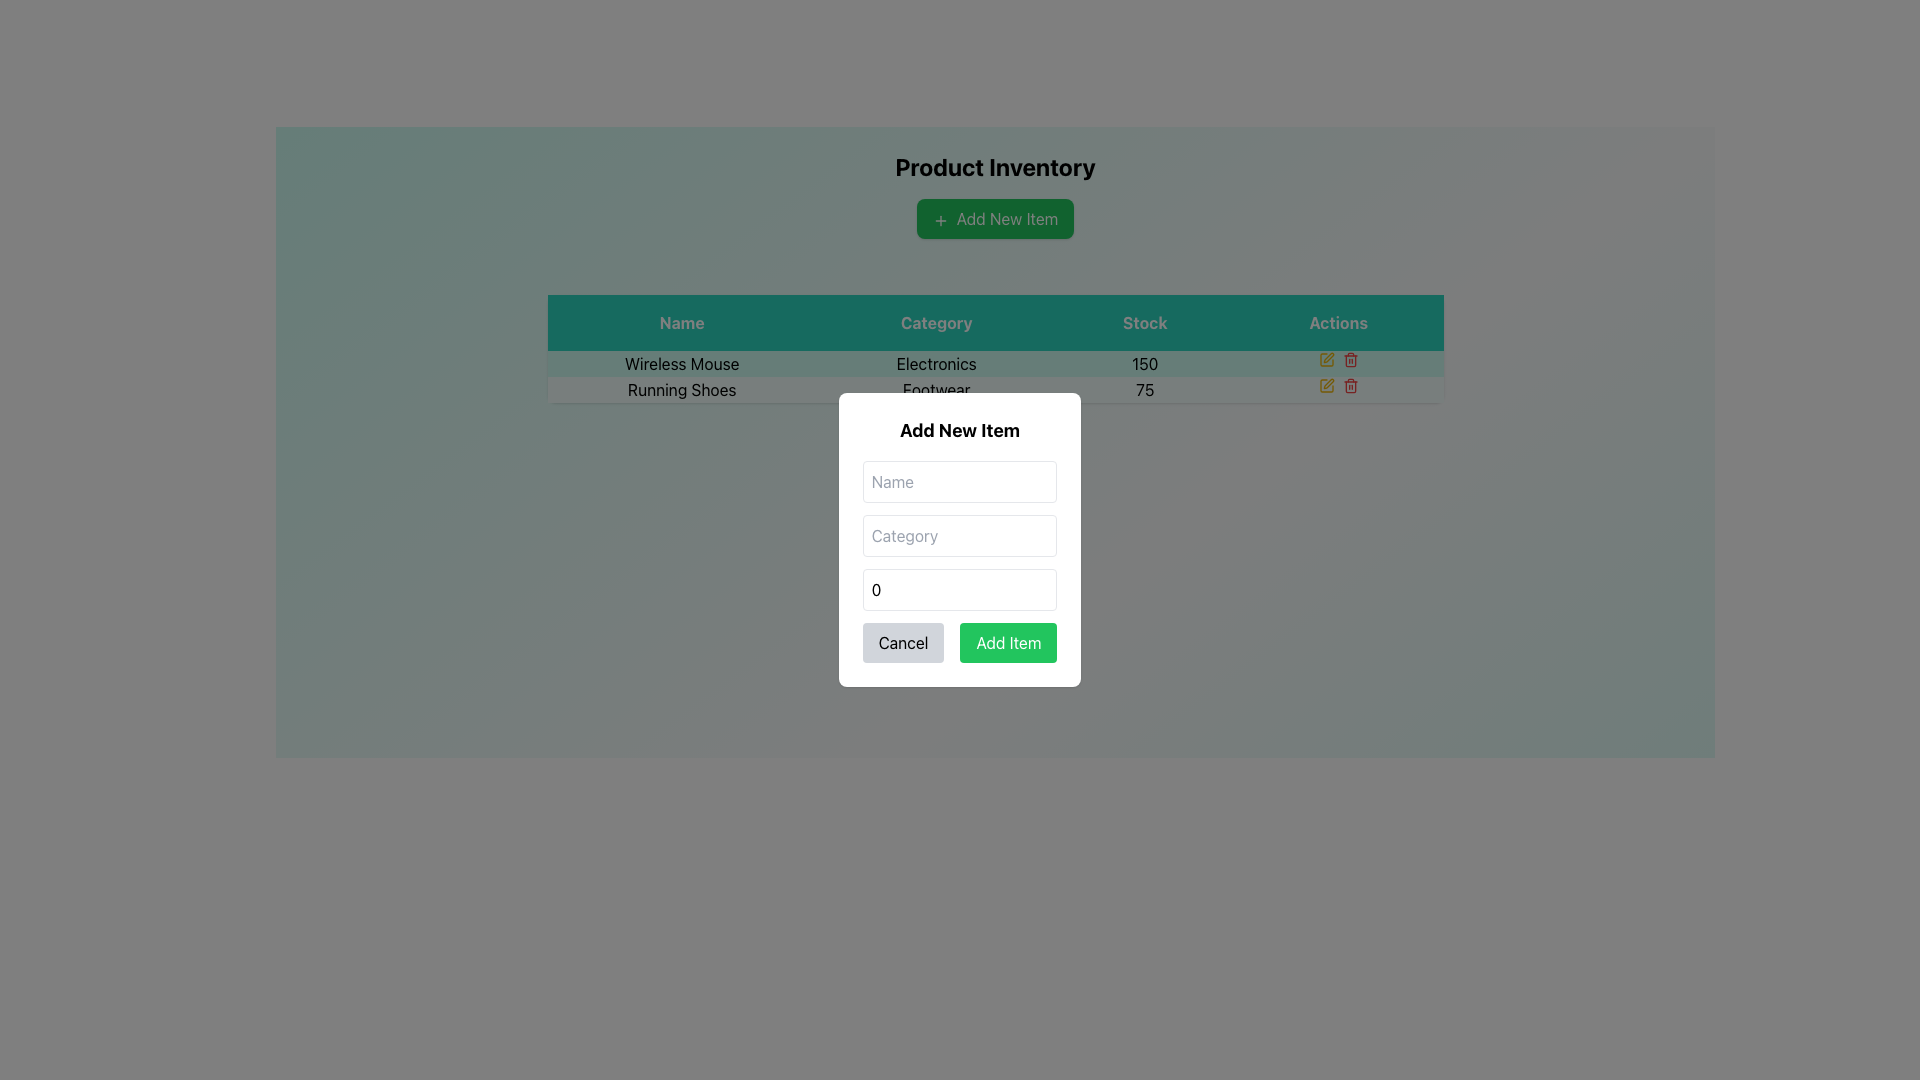  Describe the element at coordinates (995, 165) in the screenshot. I see `the 'Product Inventory' text label, which is bold and large, located near the top of its section and distinct against a lighter background` at that location.